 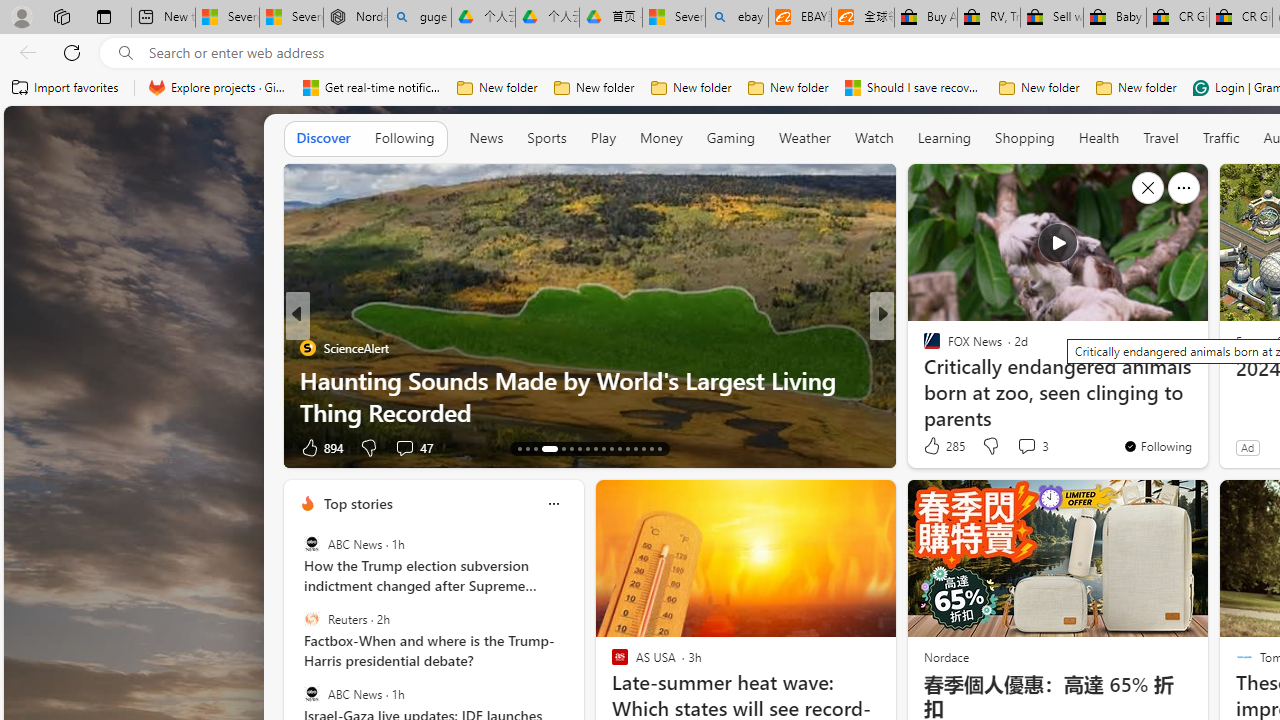 What do you see at coordinates (941, 445) in the screenshot?
I see `'285 Like'` at bounding box center [941, 445].